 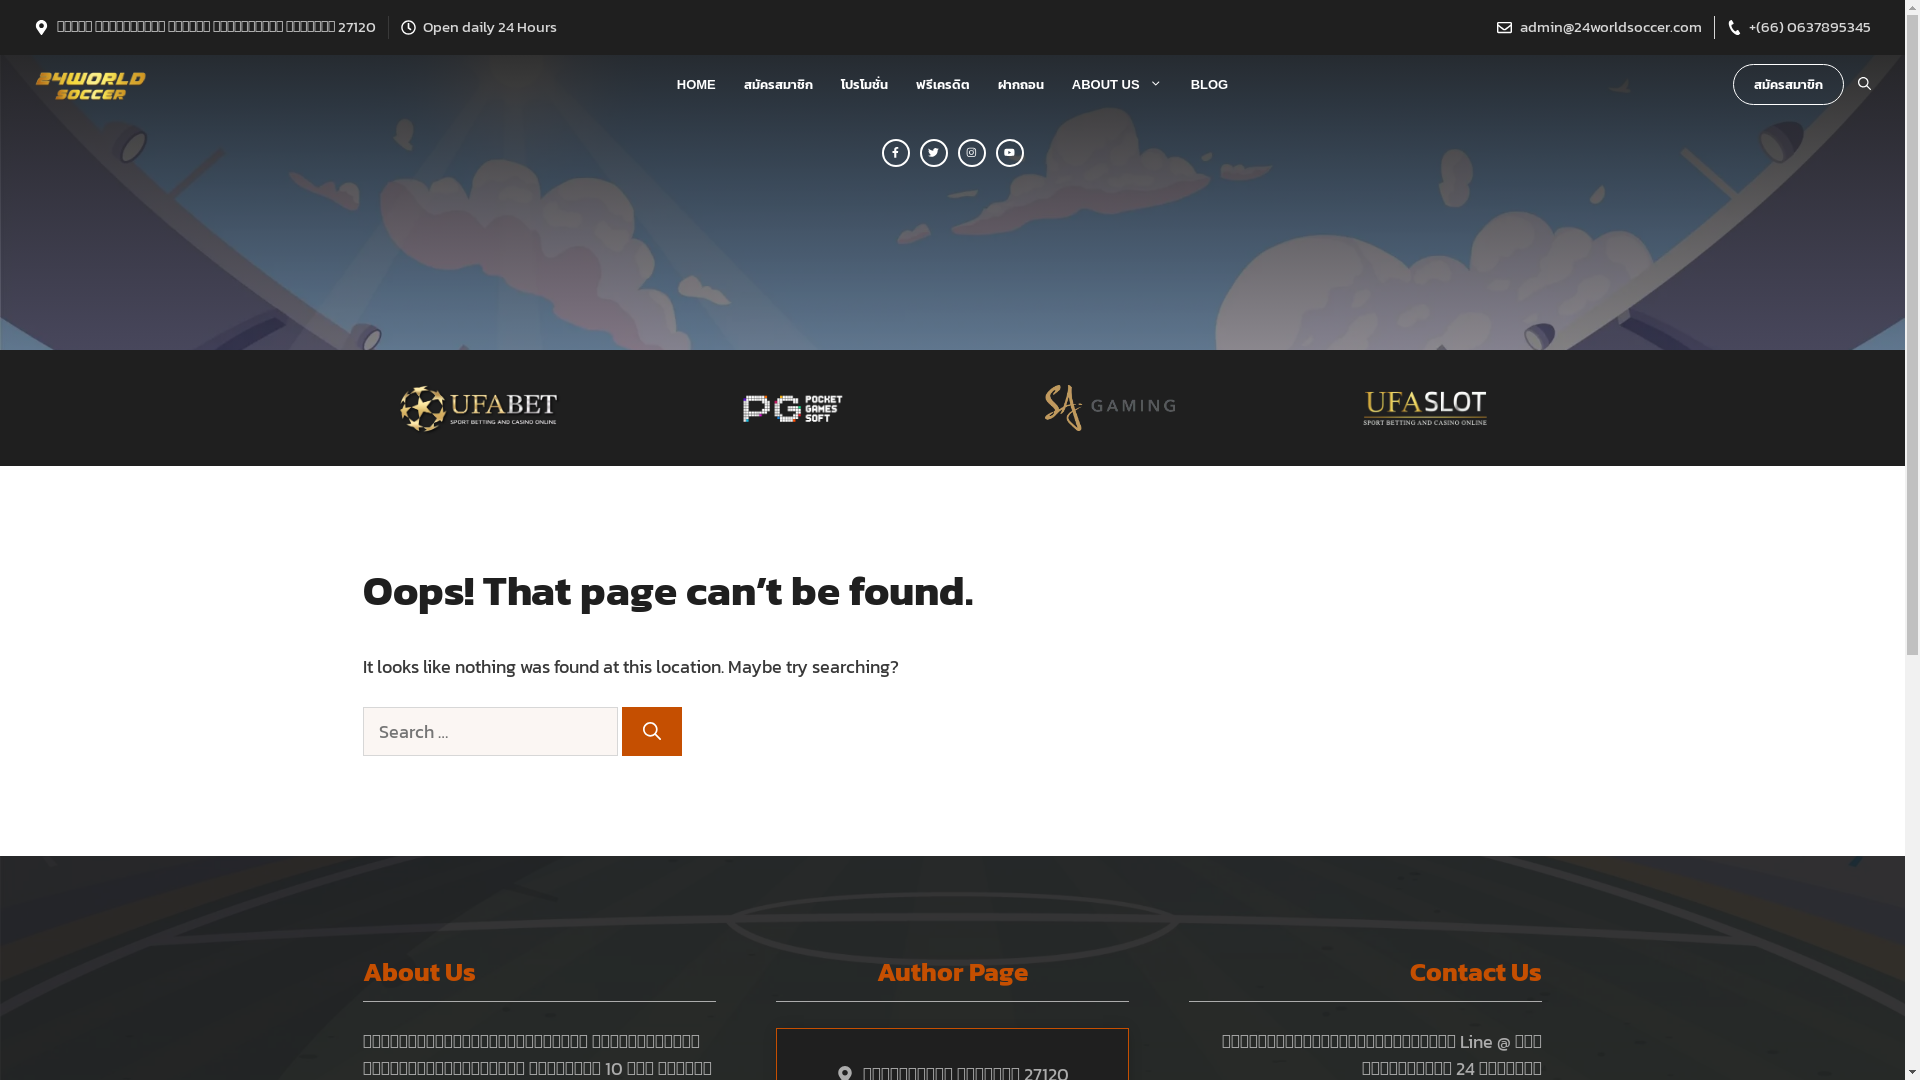 I want to click on 'SA_Gaming_logo_B.457x163', so click(x=1108, y=407).